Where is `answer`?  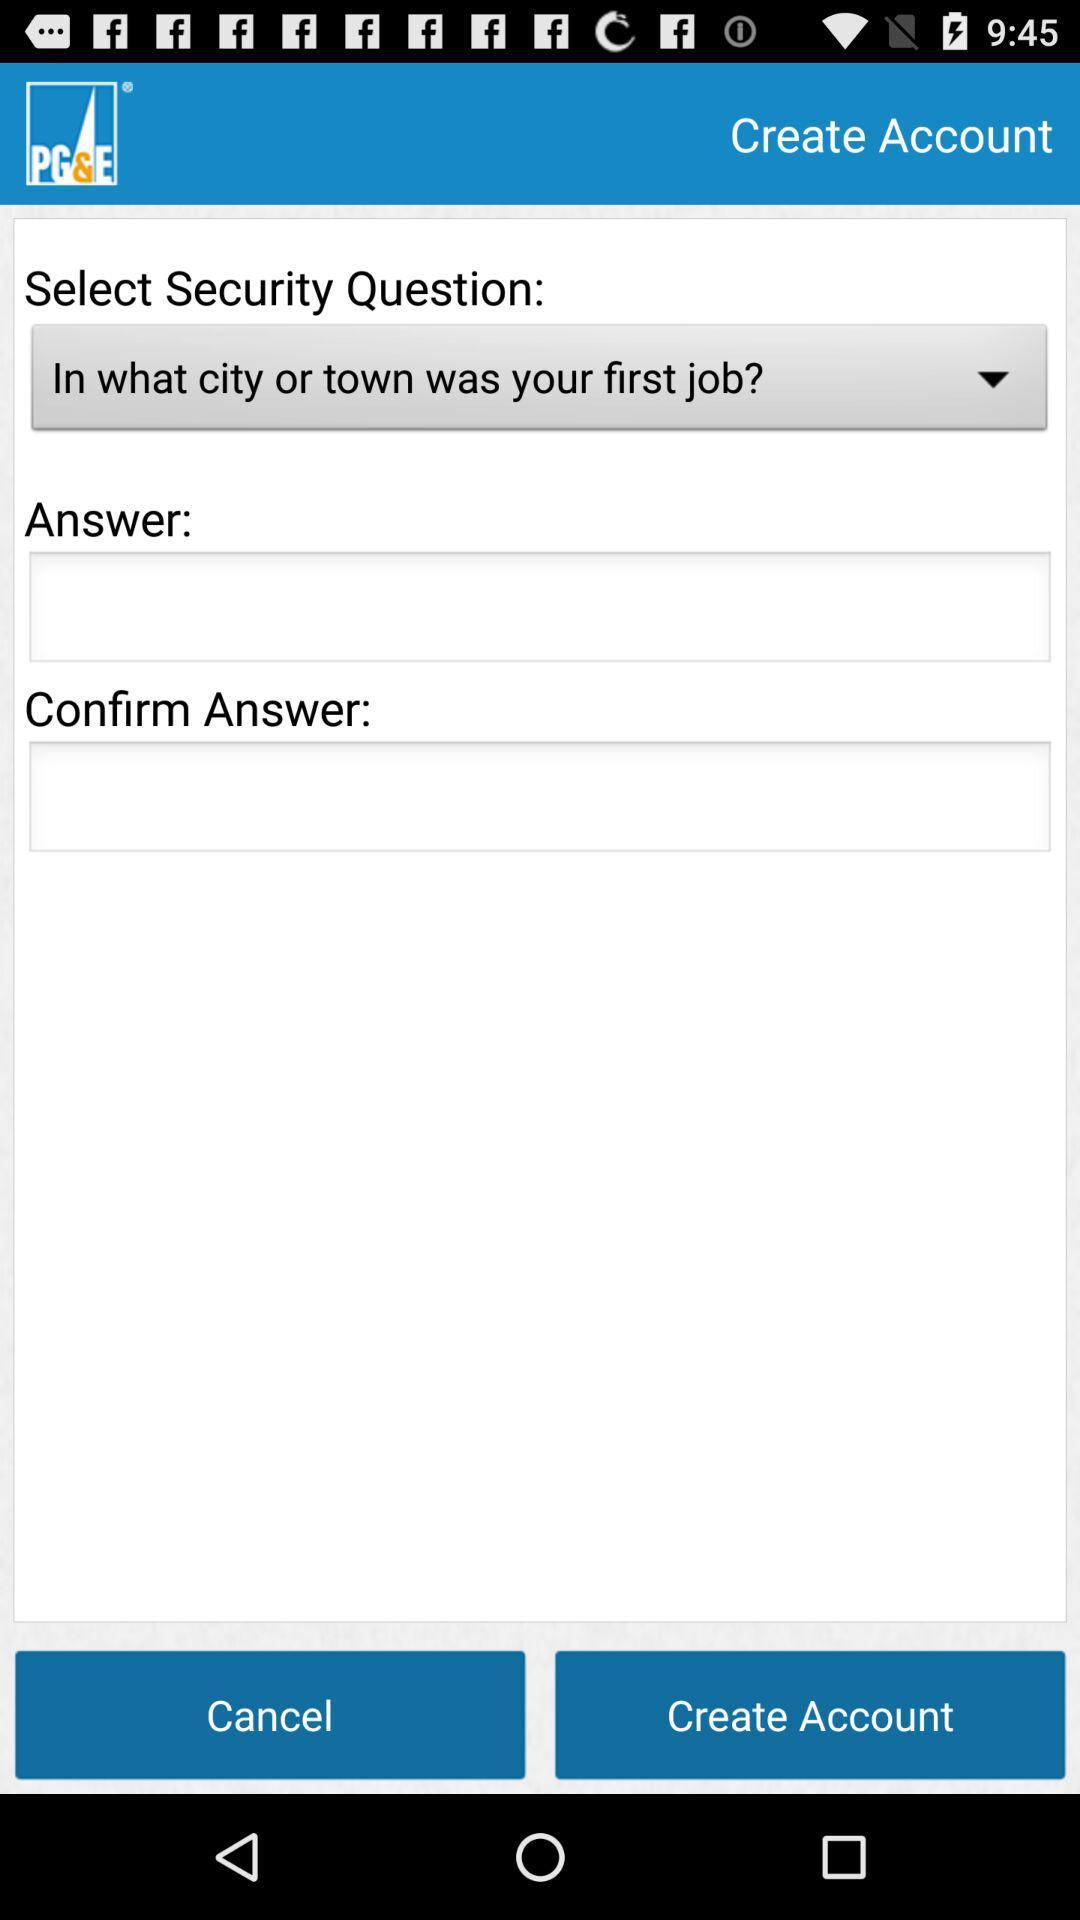
answer is located at coordinates (540, 611).